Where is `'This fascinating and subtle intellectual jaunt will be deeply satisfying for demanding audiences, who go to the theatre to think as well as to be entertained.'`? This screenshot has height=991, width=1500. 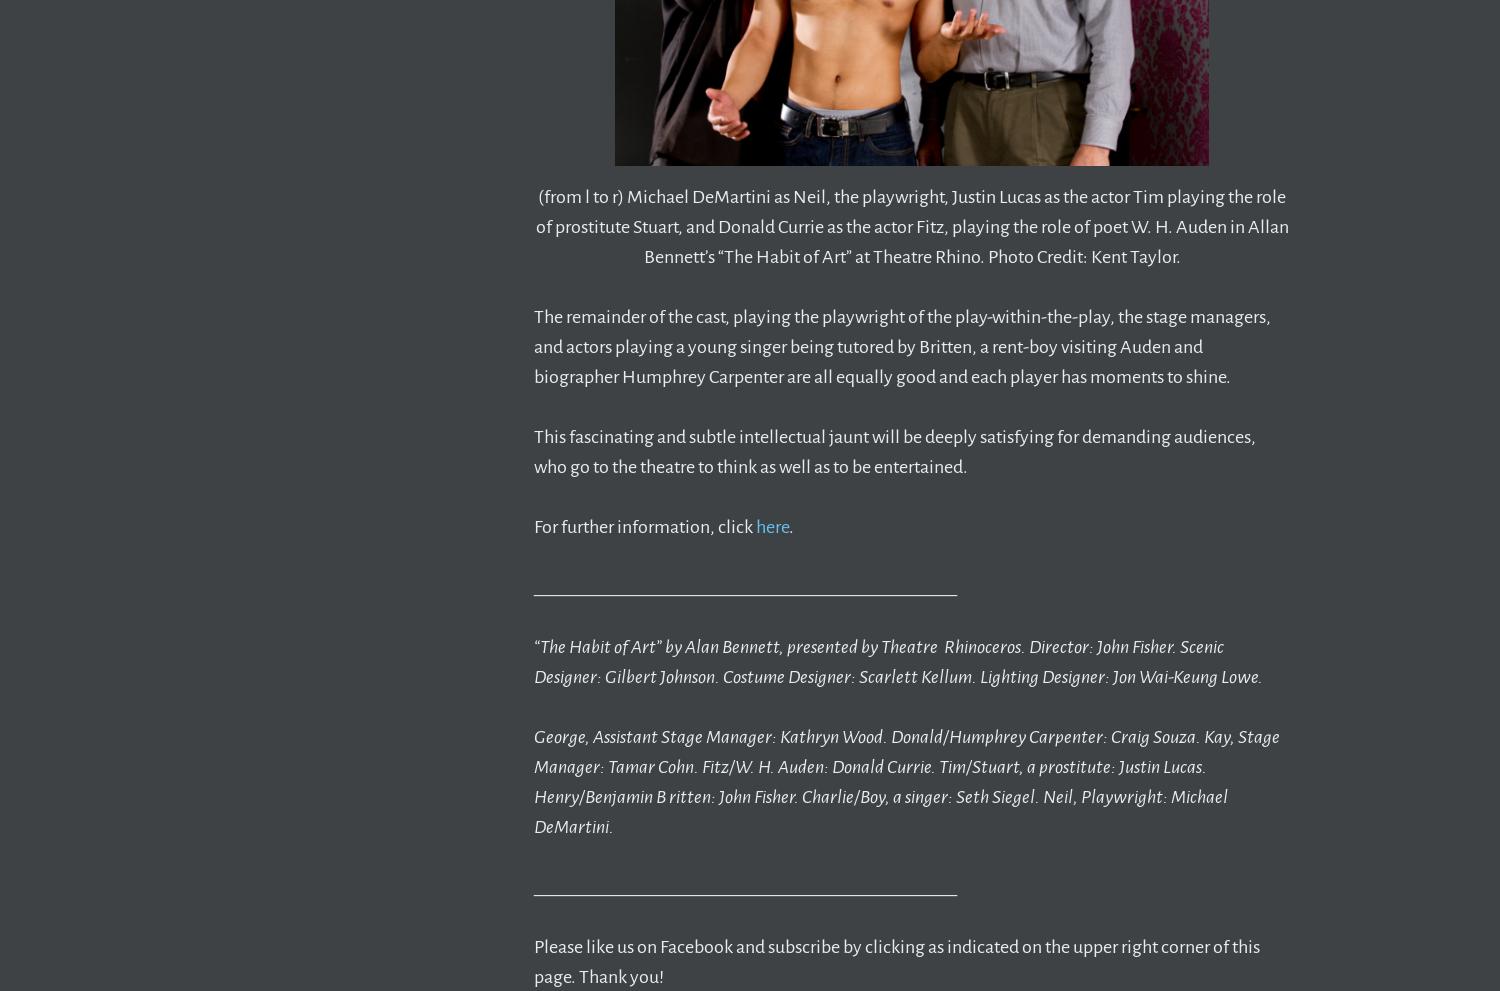
'This fascinating and subtle intellectual jaunt will be deeply satisfying for demanding audiences, who go to the theatre to think as well as to be entertained.' is located at coordinates (895, 450).